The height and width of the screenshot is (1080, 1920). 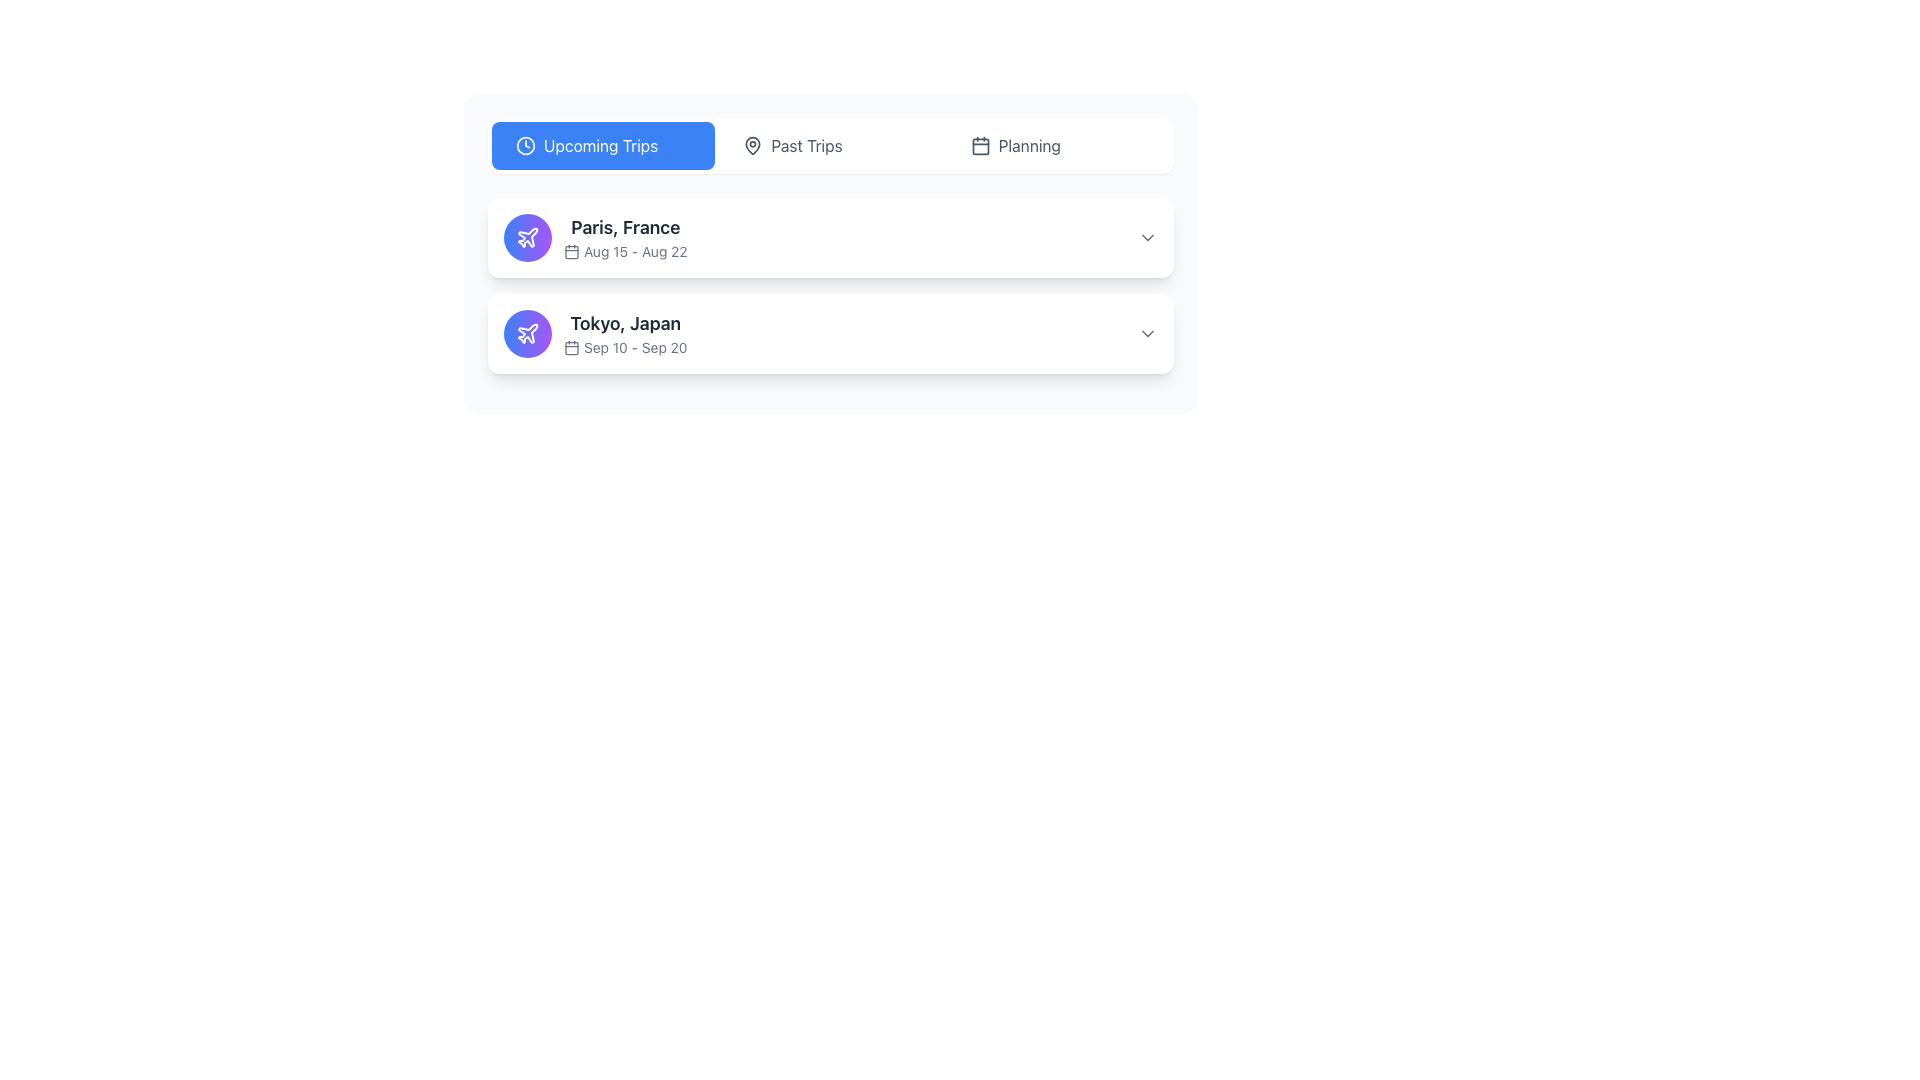 I want to click on the informational component displaying the trip details for 'Paris, France' scheduled from 'Aug 15 - Aug 22', located, so click(x=624, y=237).